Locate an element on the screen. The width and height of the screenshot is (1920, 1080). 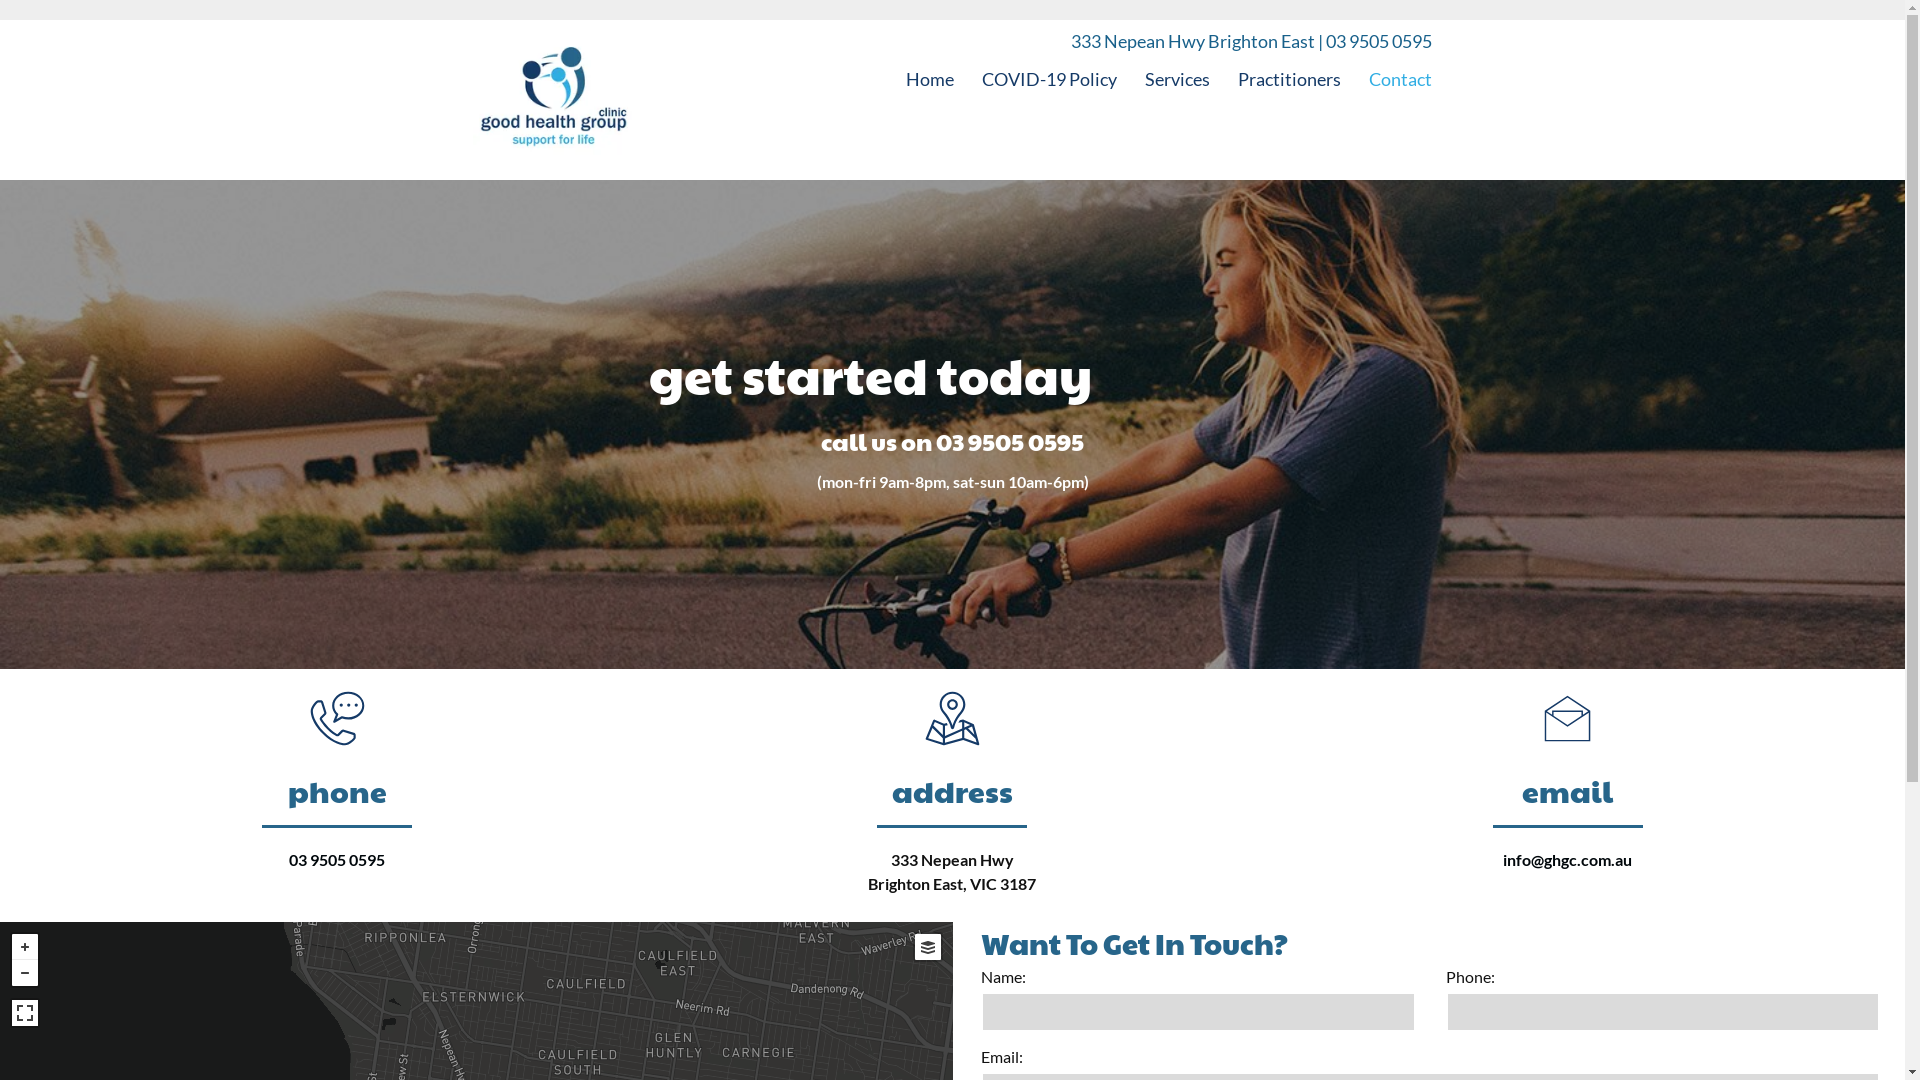
'icon of map' is located at coordinates (951, 716).